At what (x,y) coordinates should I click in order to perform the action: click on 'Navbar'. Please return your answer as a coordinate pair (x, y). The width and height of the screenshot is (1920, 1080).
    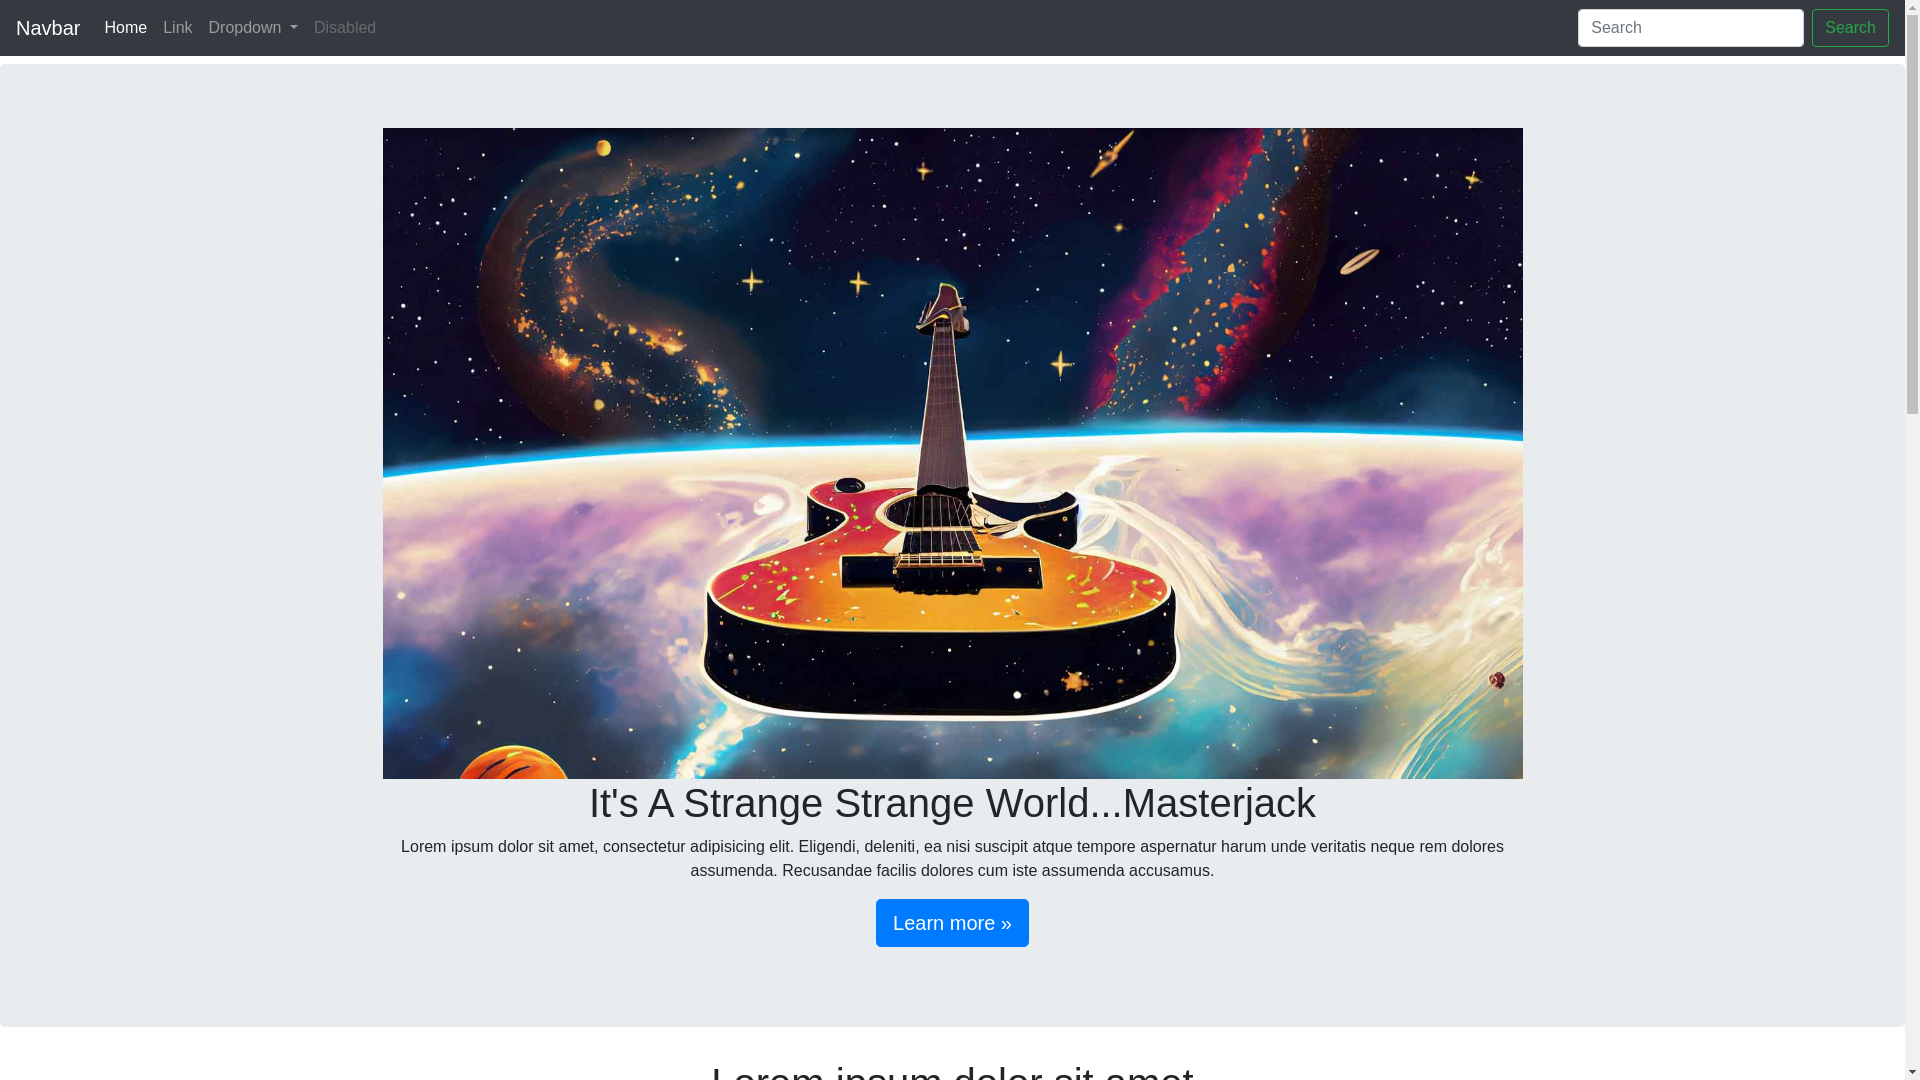
    Looking at the image, I should click on (48, 27).